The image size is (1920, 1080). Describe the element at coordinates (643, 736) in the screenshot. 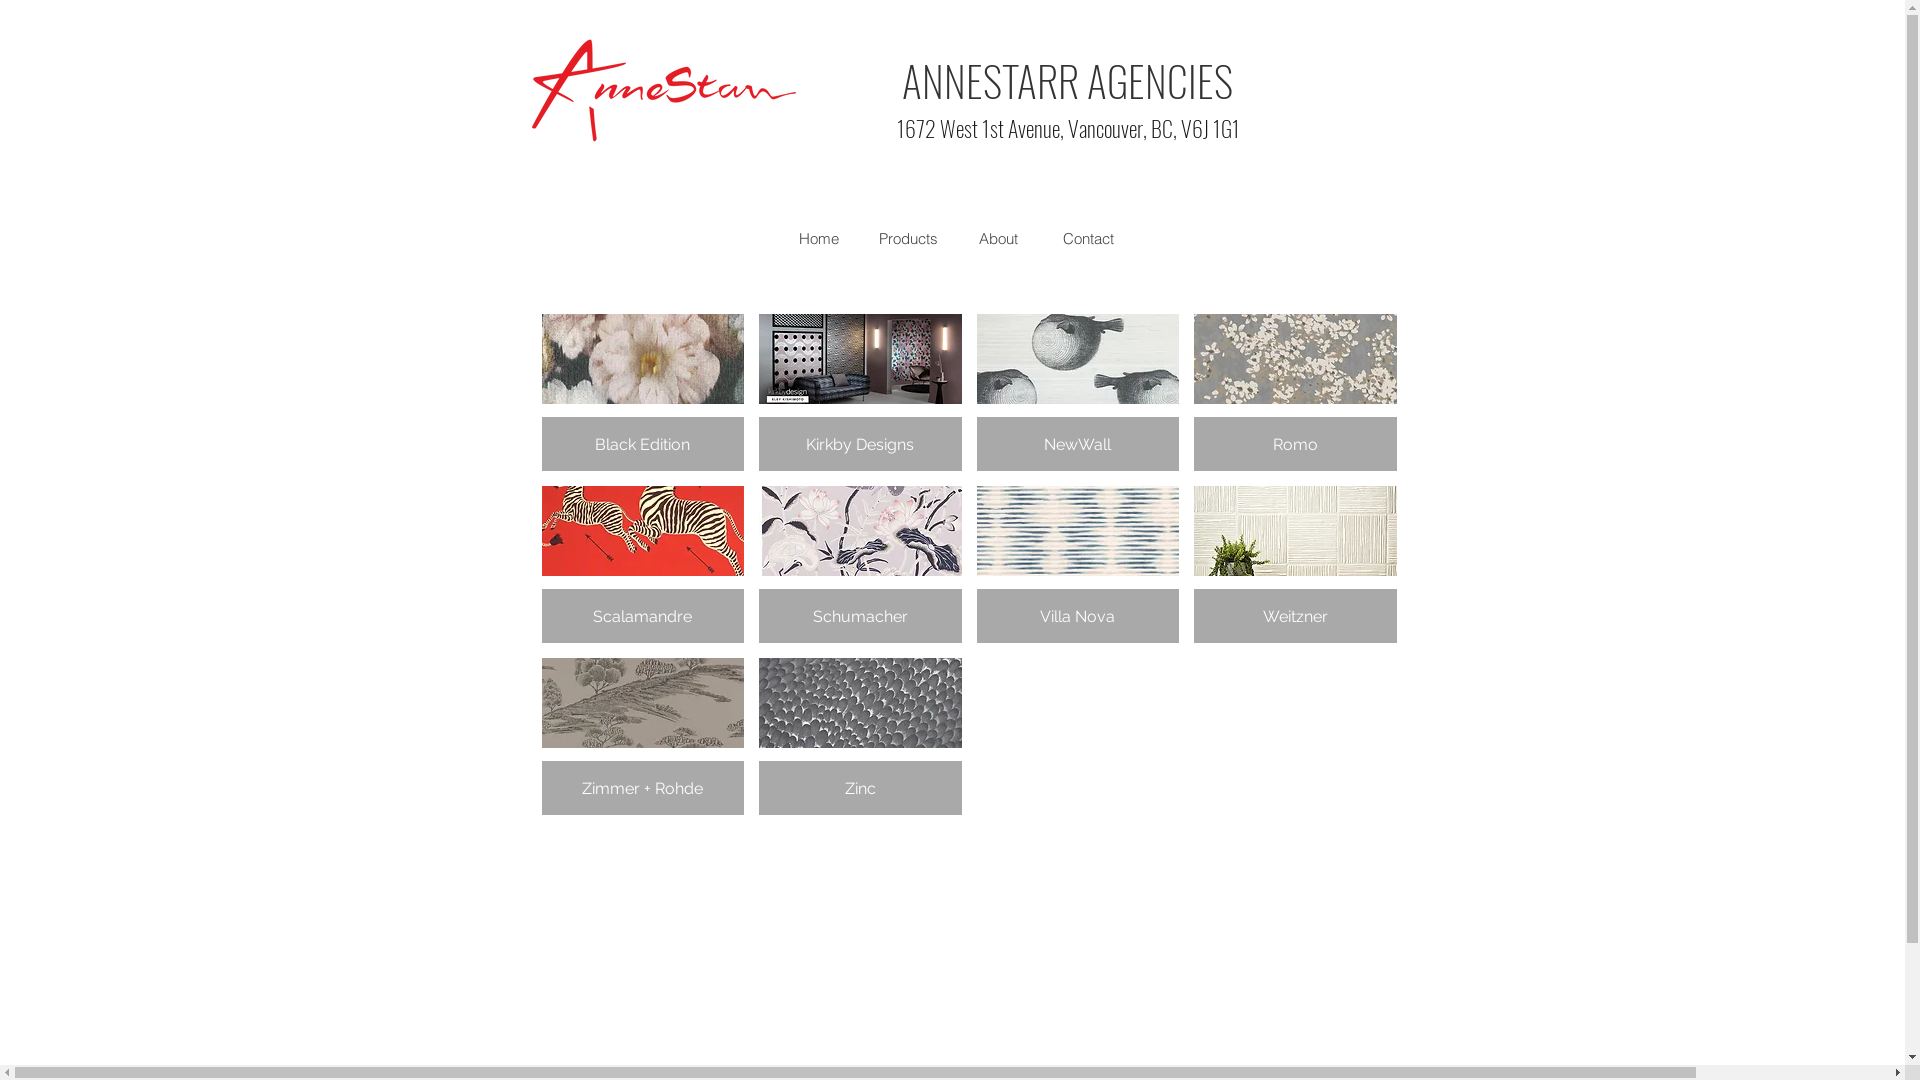

I see `'Zimmer + Rohde'` at that location.